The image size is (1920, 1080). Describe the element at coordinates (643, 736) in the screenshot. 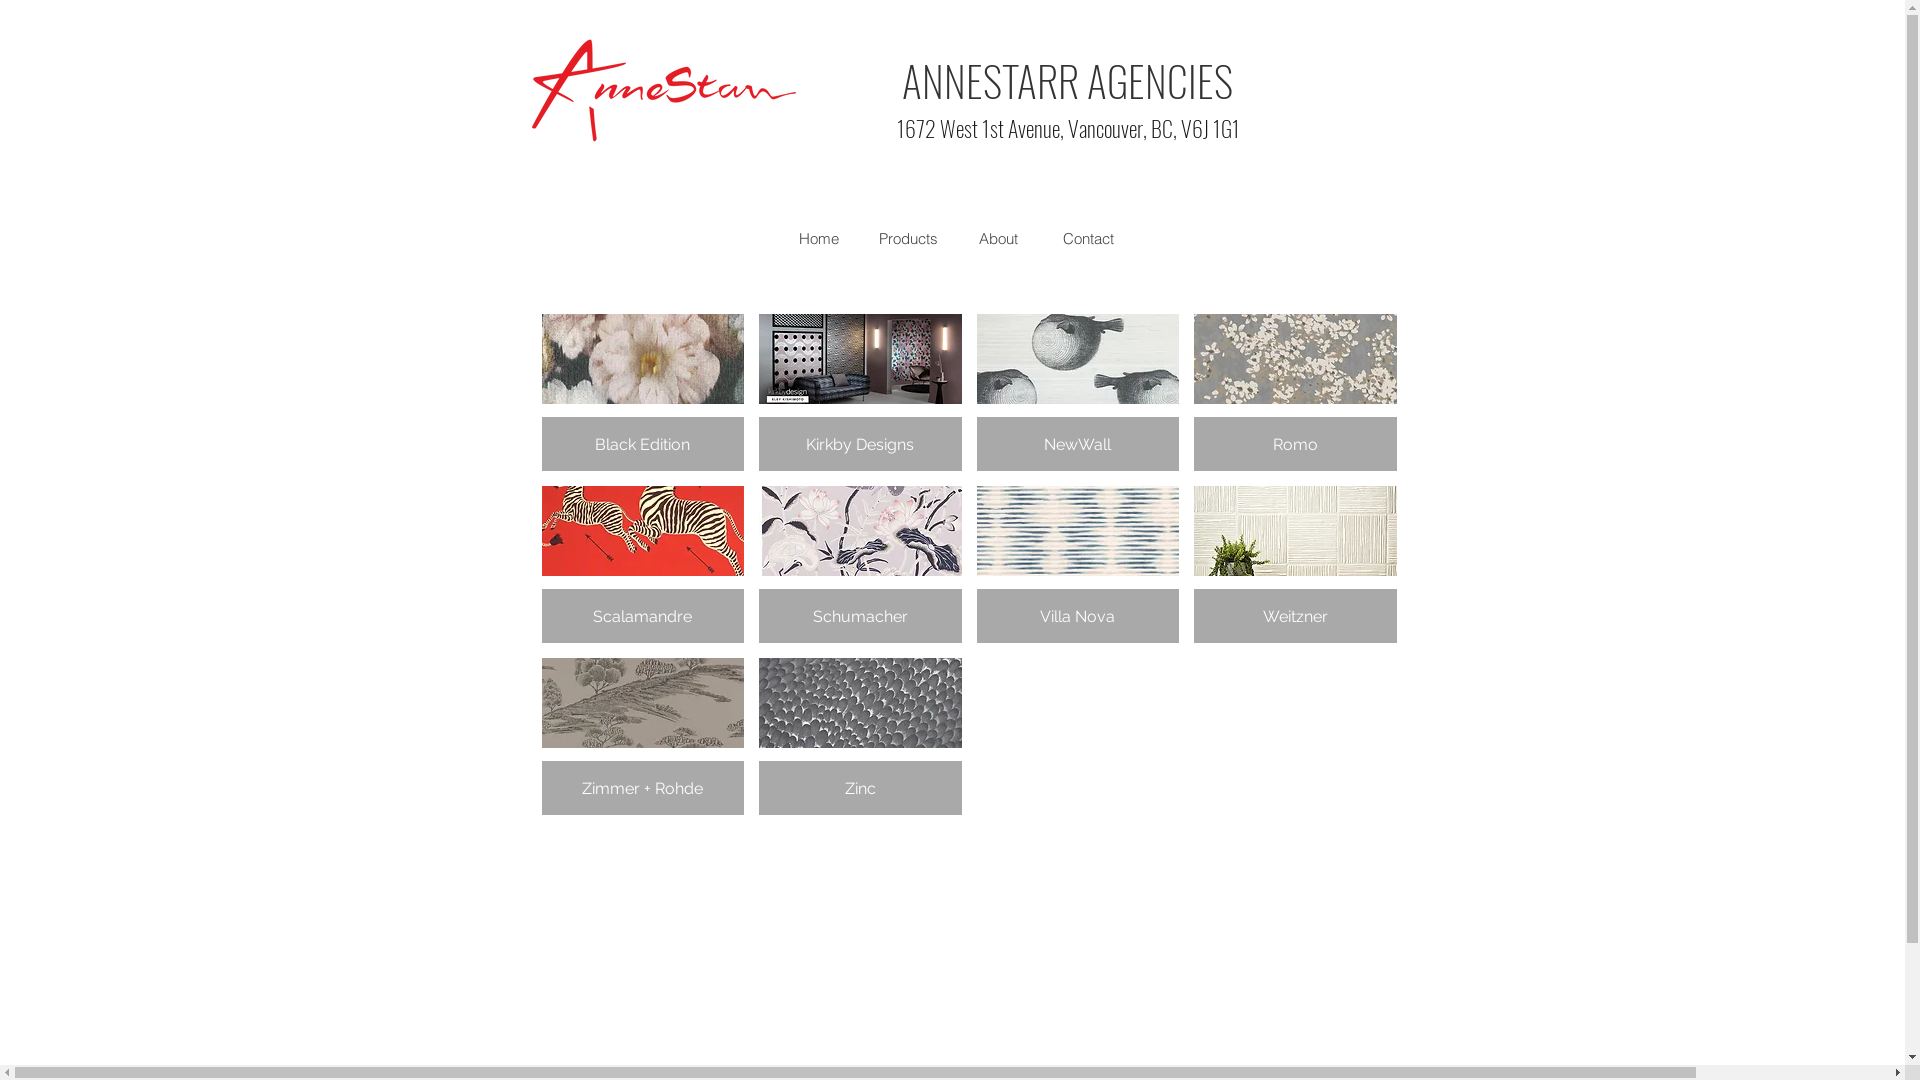

I see `'Zimmer + Rohde'` at that location.